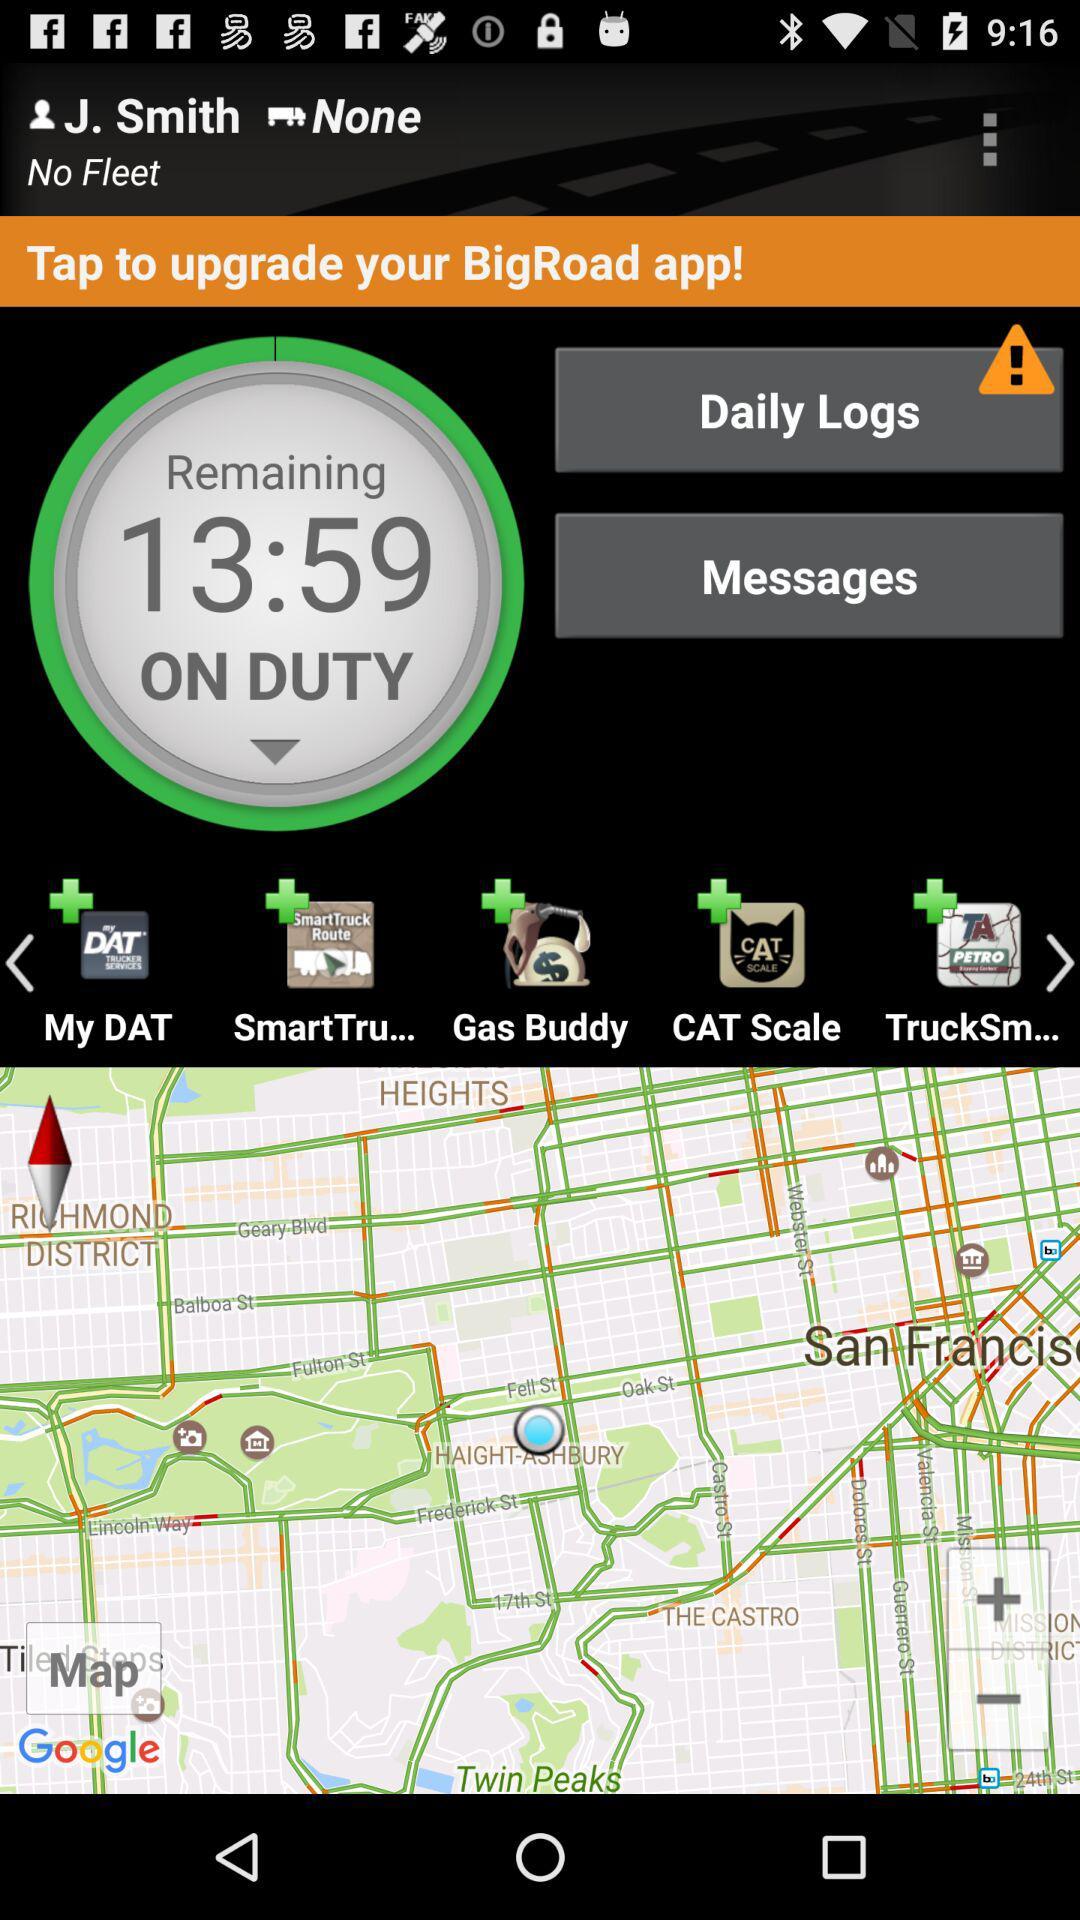 This screenshot has height=1920, width=1080. I want to click on zoom in, so click(998, 1595).